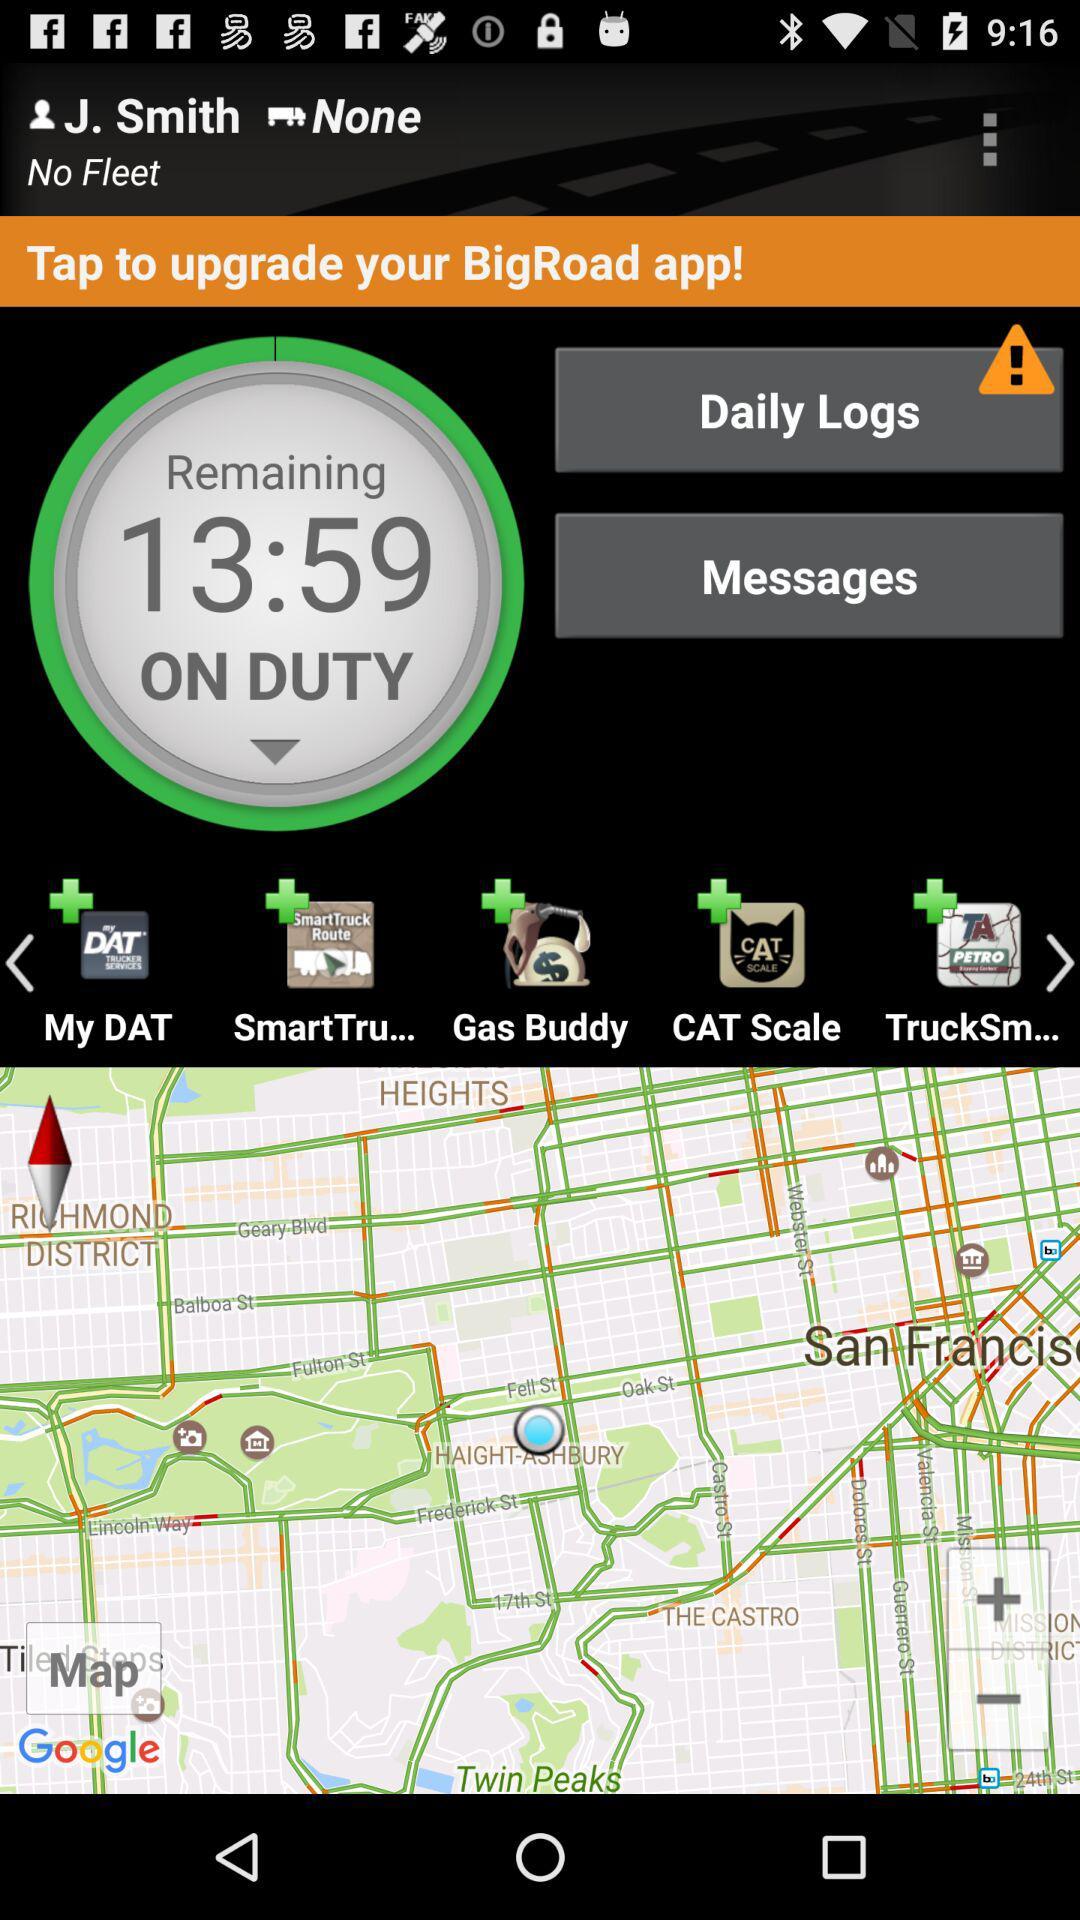 This screenshot has height=1920, width=1080. I want to click on zoom in, so click(998, 1595).